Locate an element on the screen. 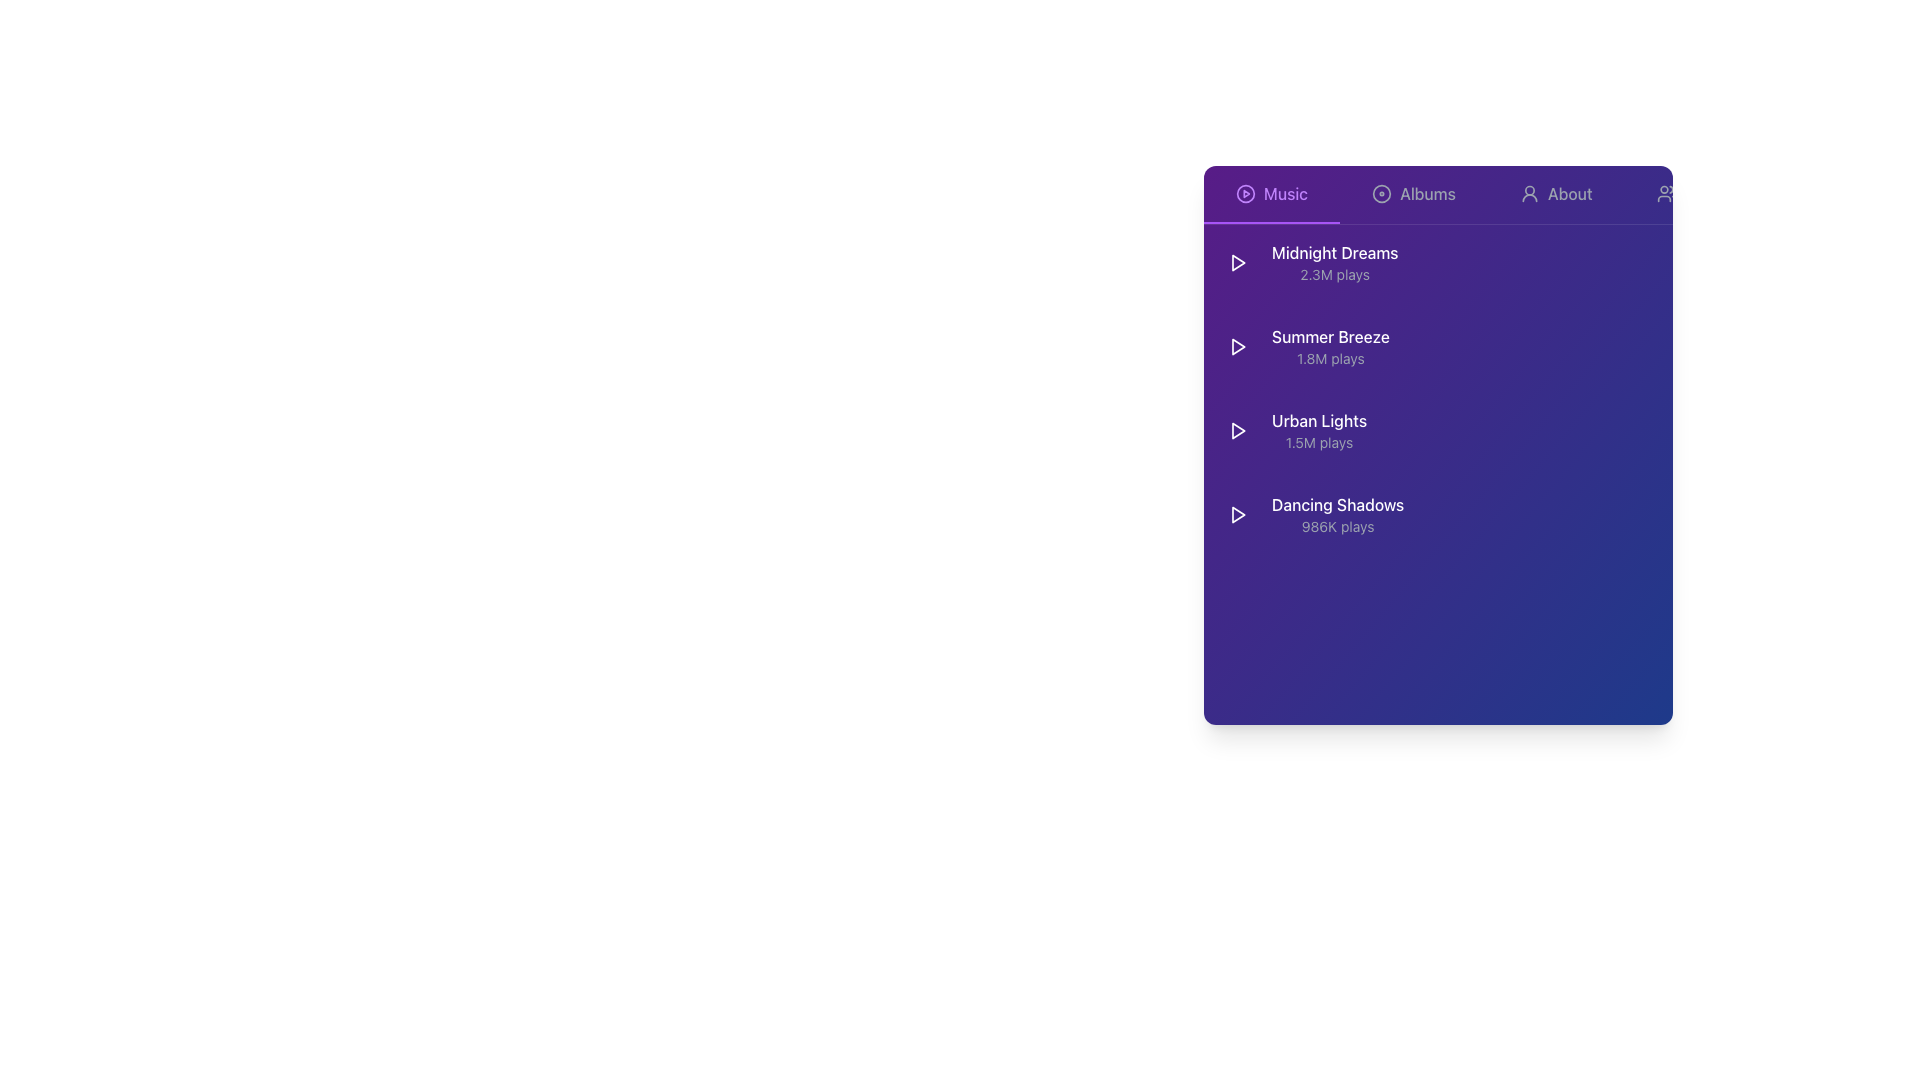 The width and height of the screenshot is (1920, 1080). the 'Albums' navigation label is located at coordinates (1427, 193).